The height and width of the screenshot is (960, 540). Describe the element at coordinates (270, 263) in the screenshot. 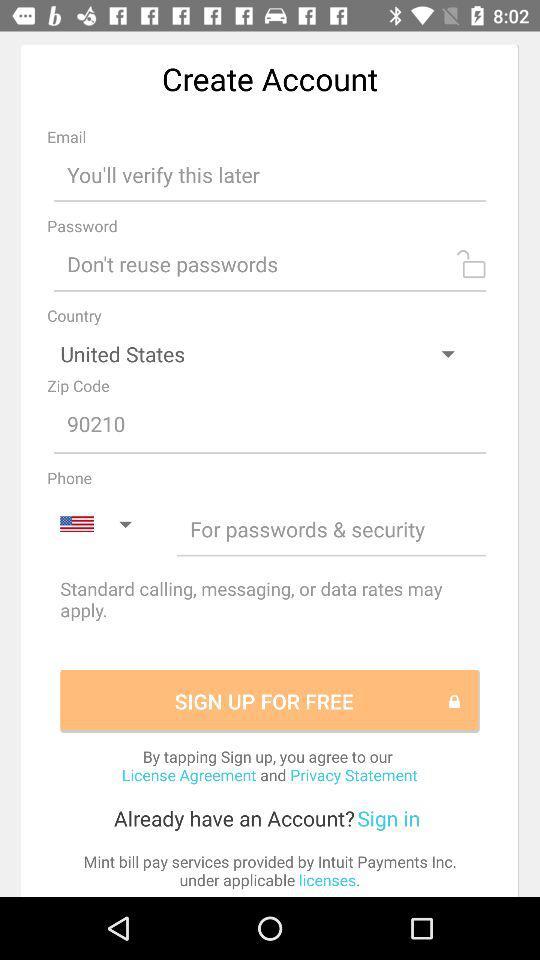

I see `password` at that location.